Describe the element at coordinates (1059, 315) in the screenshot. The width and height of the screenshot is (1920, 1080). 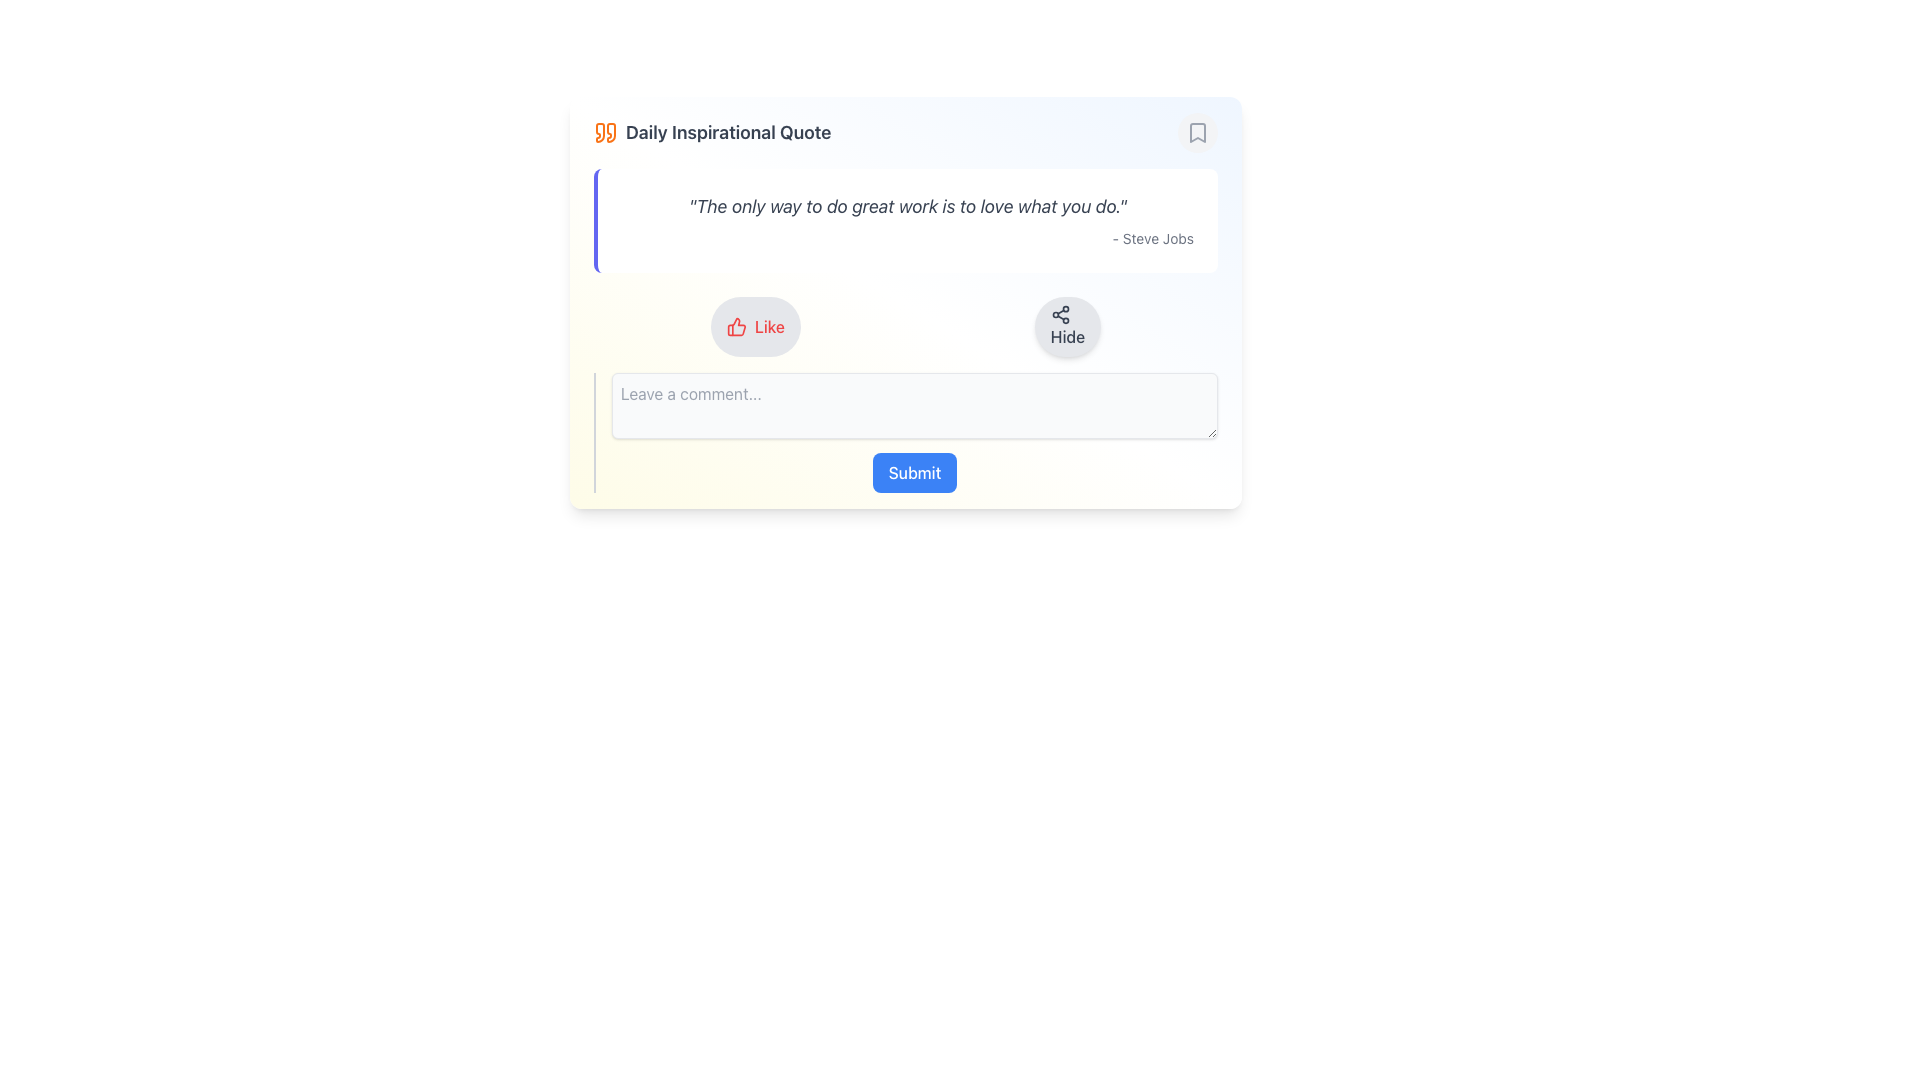
I see `the SVG icon resembling a network of three connected nodes, located inside the 'Hide' button to the left of the label 'Hide'` at that location.